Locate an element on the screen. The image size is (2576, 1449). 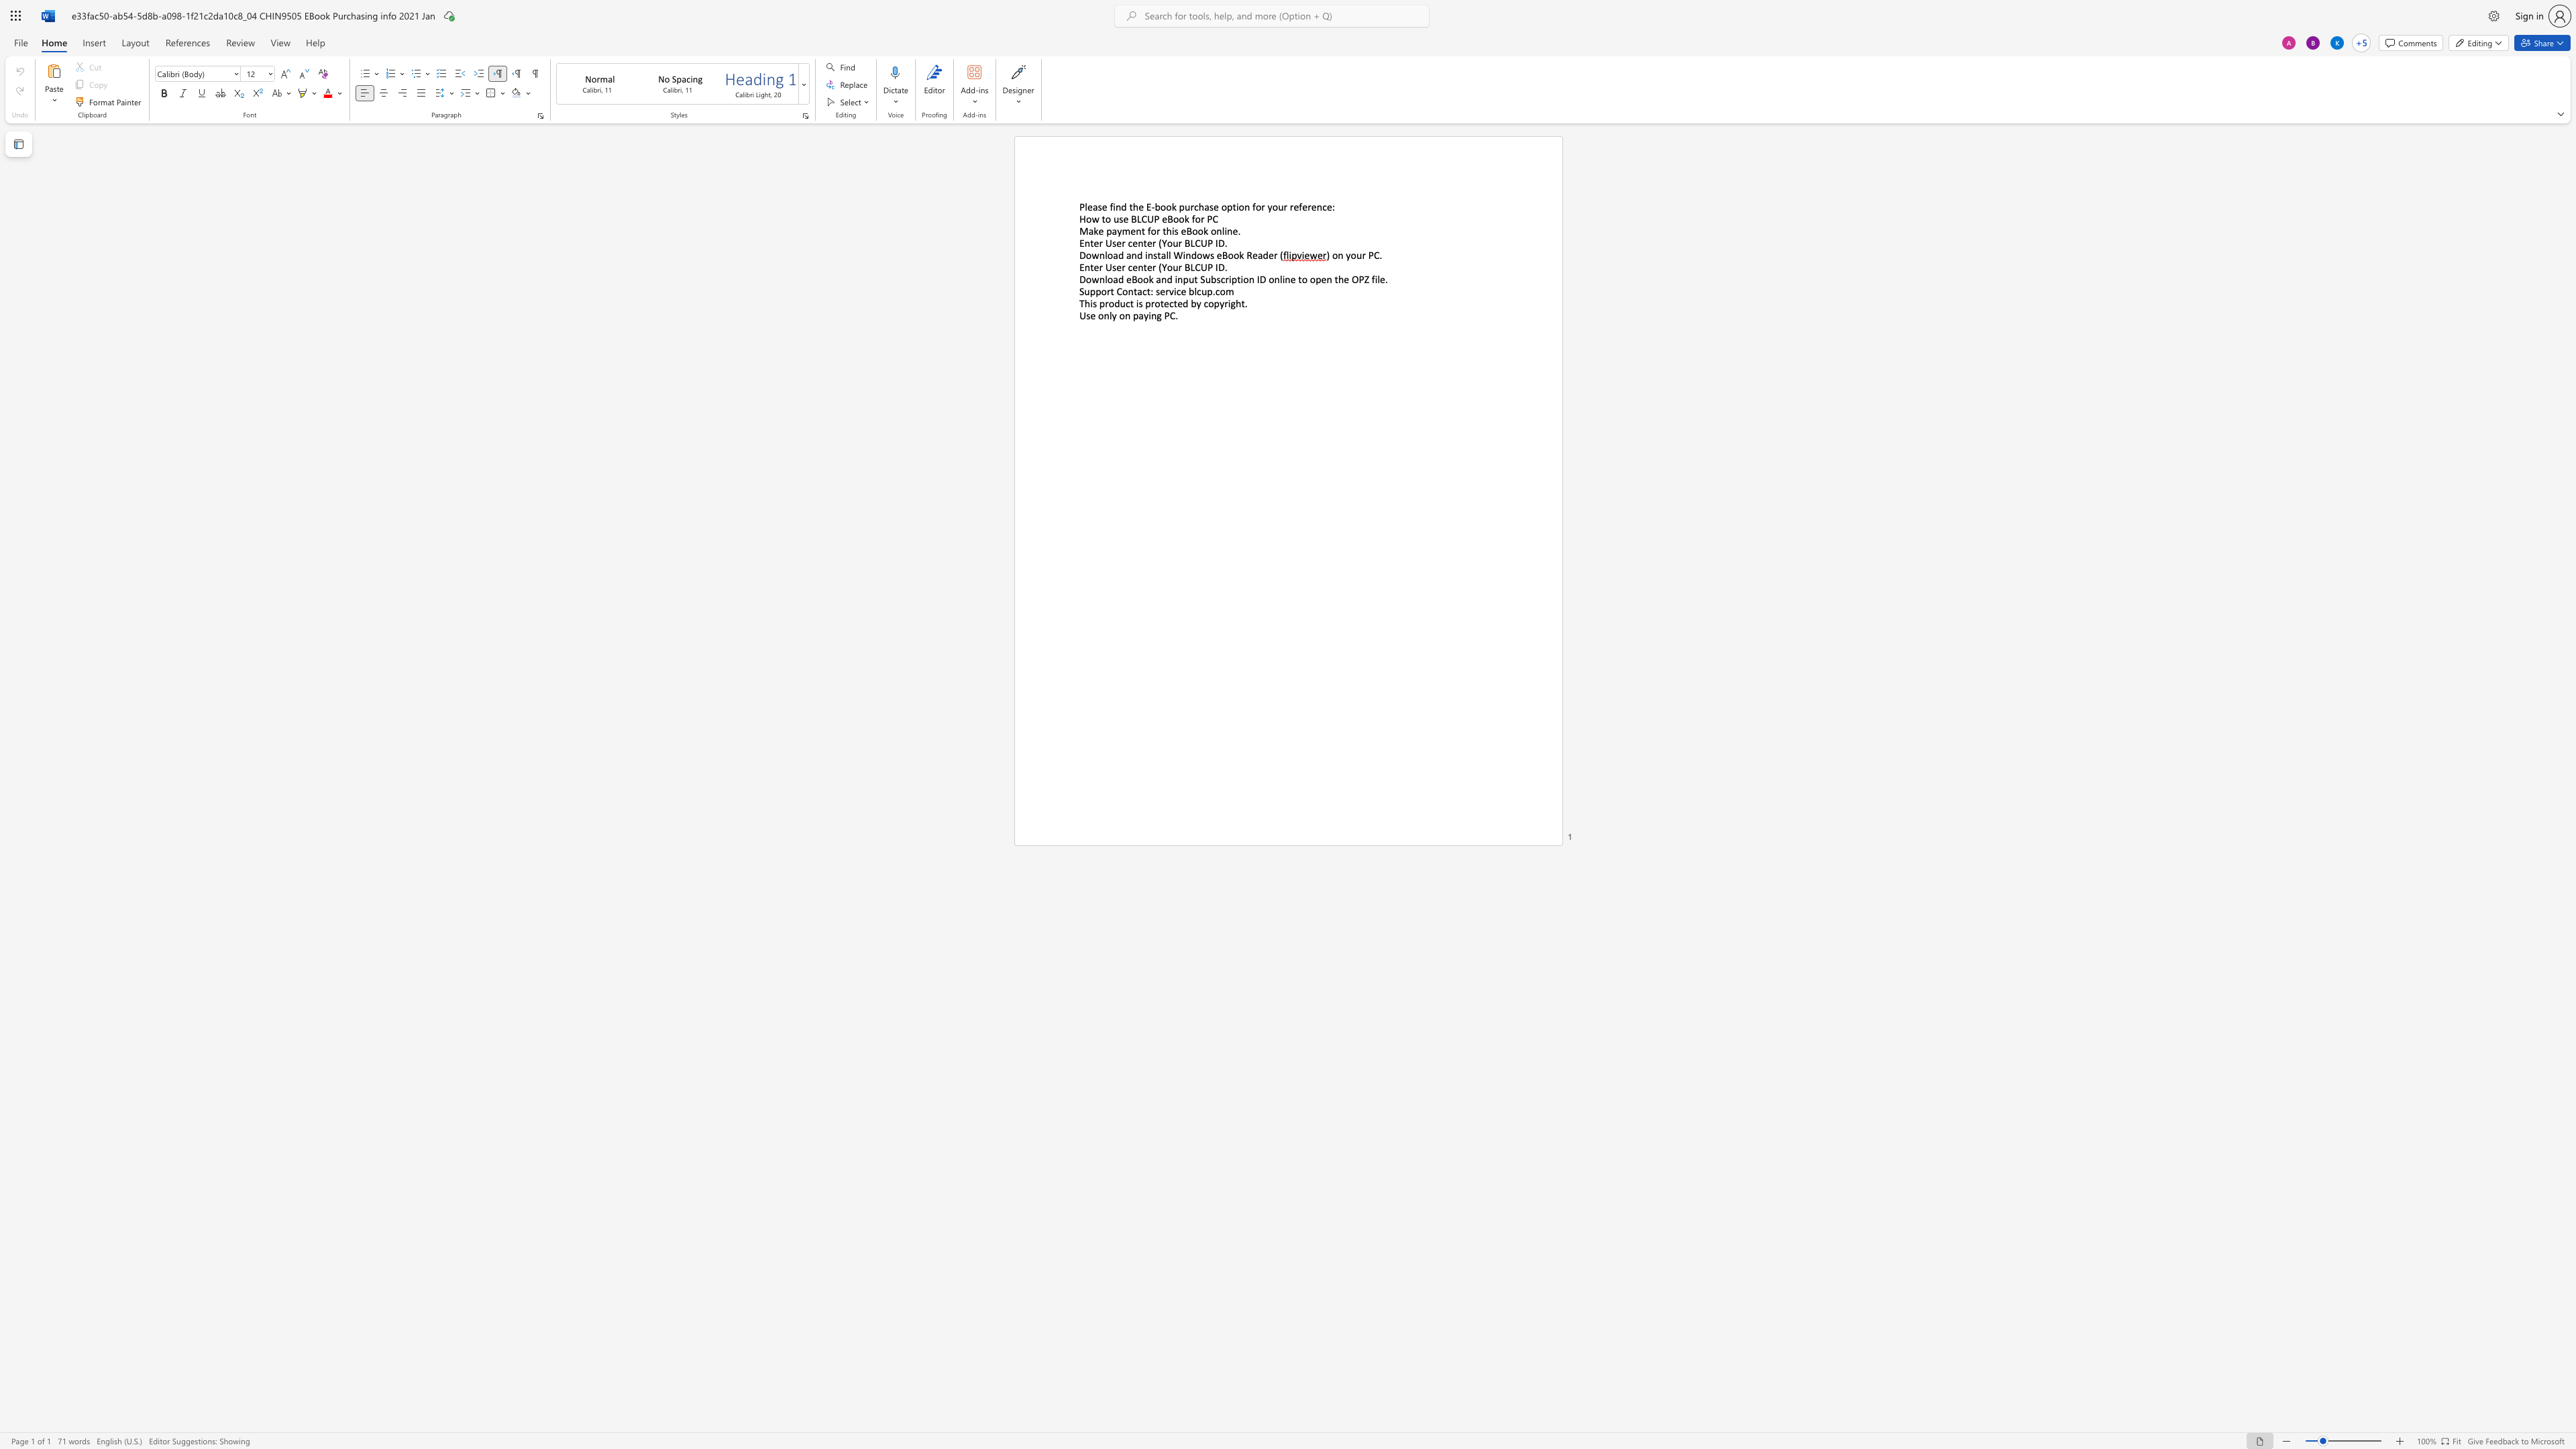
the subset text "se BLCUP eBook f" within the text "How to use BLCUP eBook for PC" is located at coordinates (1119, 218).